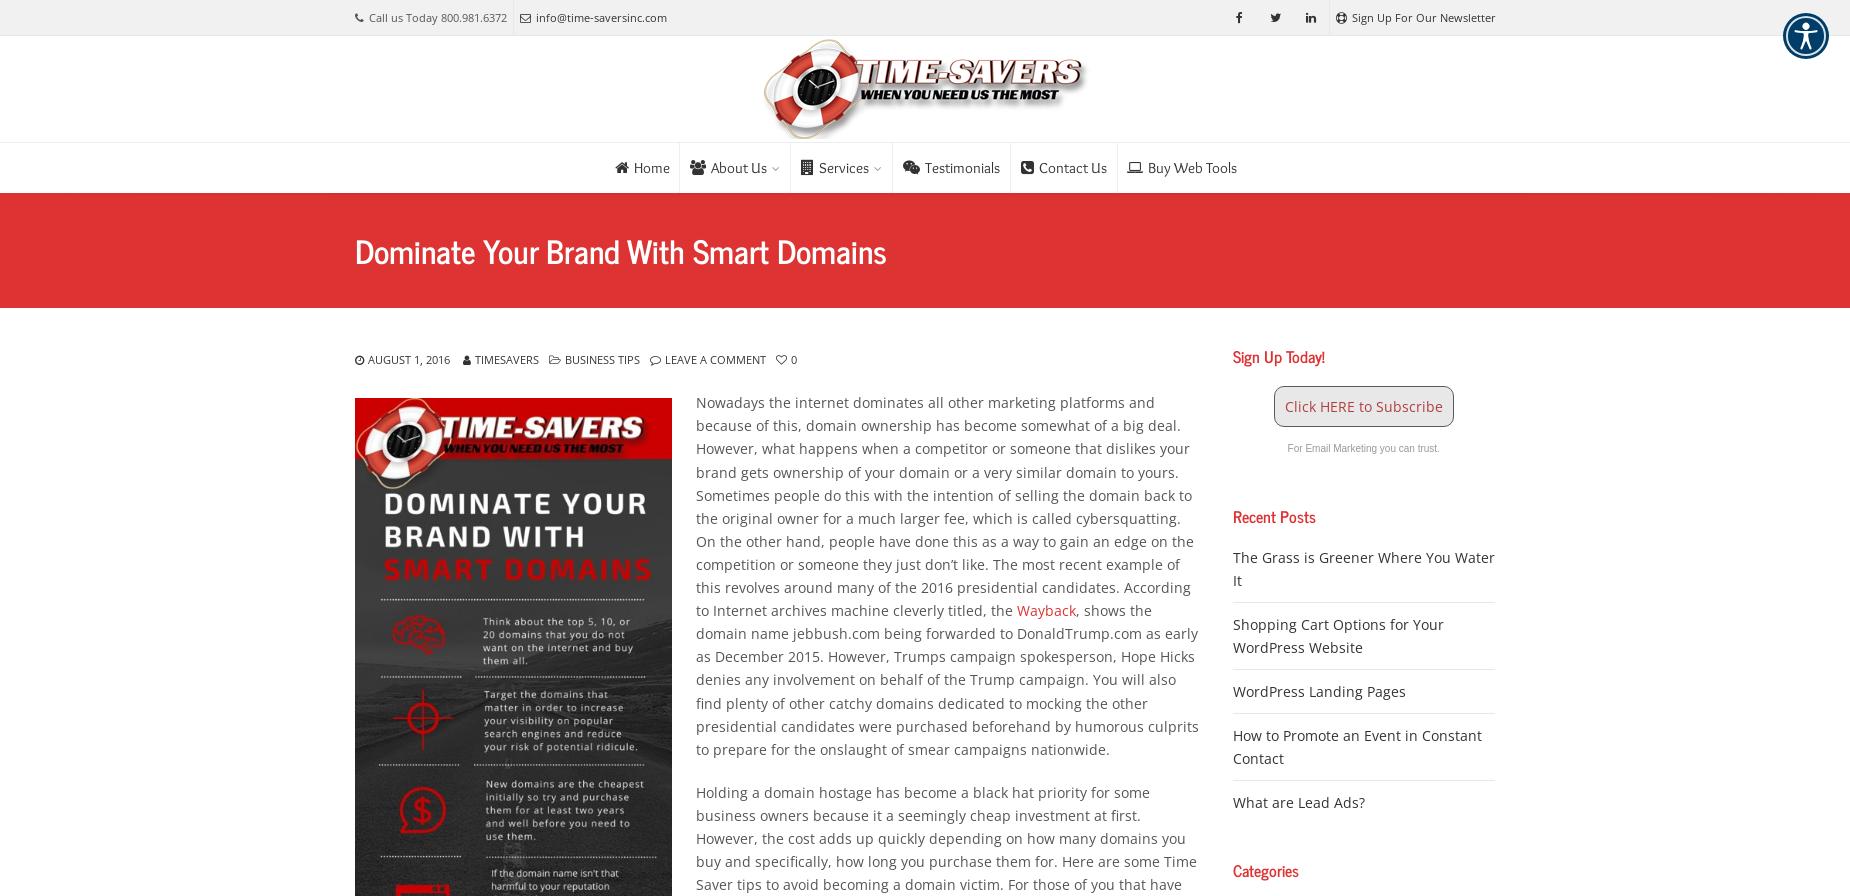 The height and width of the screenshot is (896, 1850). I want to click on 'Call us Today 800.981.6372', so click(437, 17).